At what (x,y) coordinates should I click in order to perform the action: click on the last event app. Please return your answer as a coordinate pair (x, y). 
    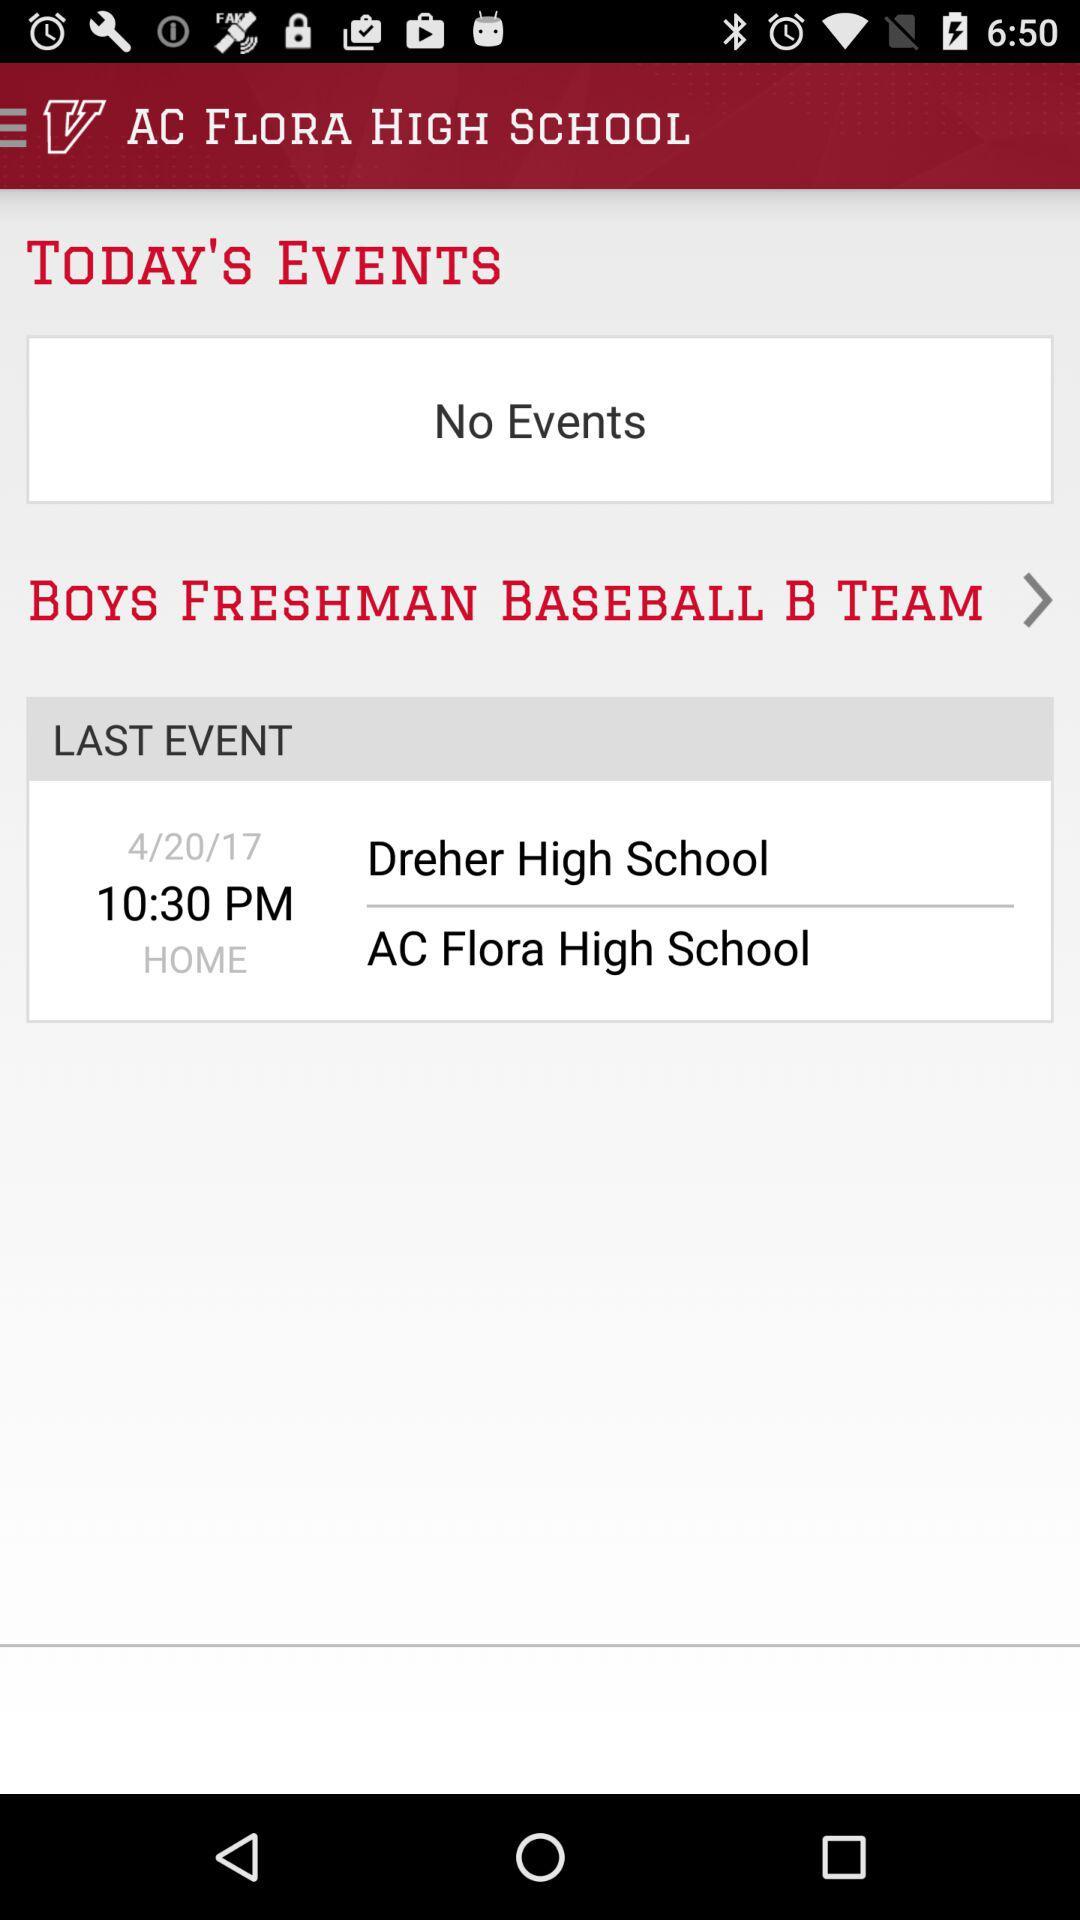
    Looking at the image, I should click on (540, 737).